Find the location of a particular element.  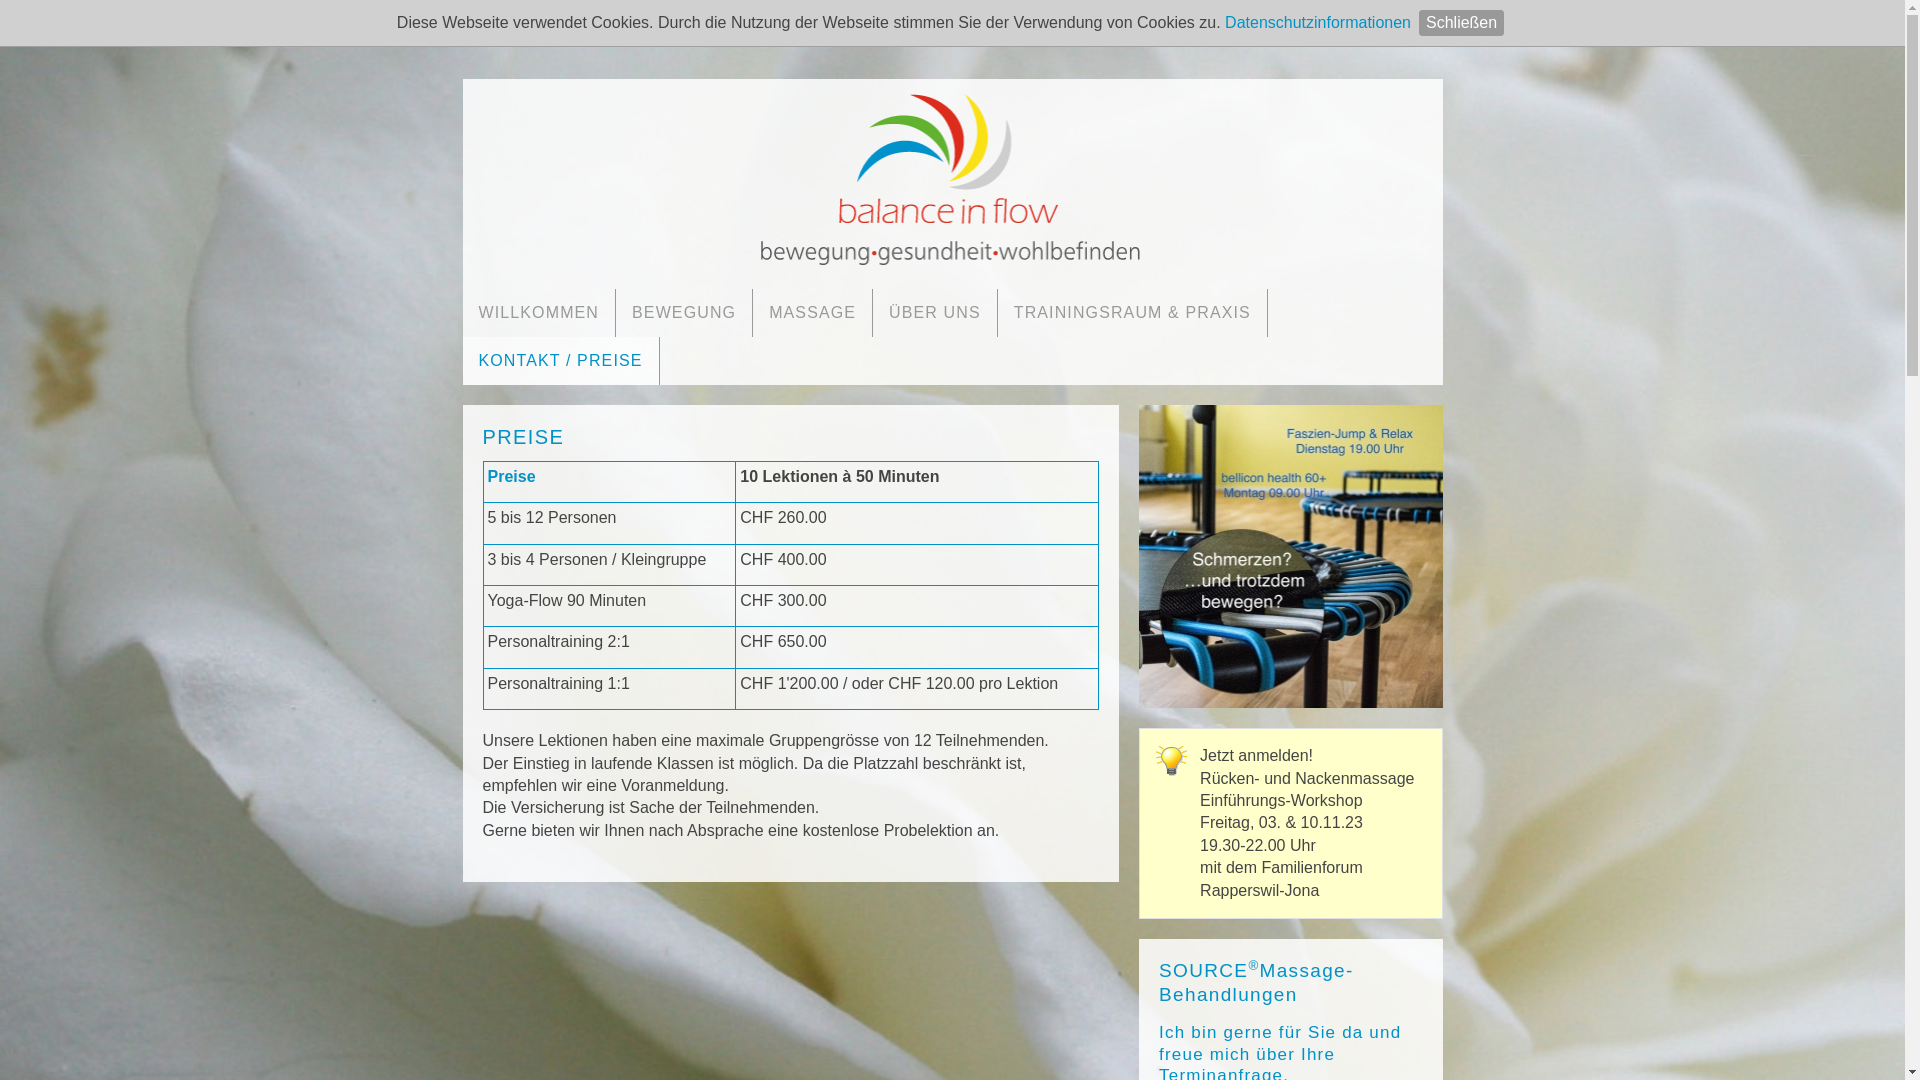

'BEWEGUNG' is located at coordinates (684, 312).